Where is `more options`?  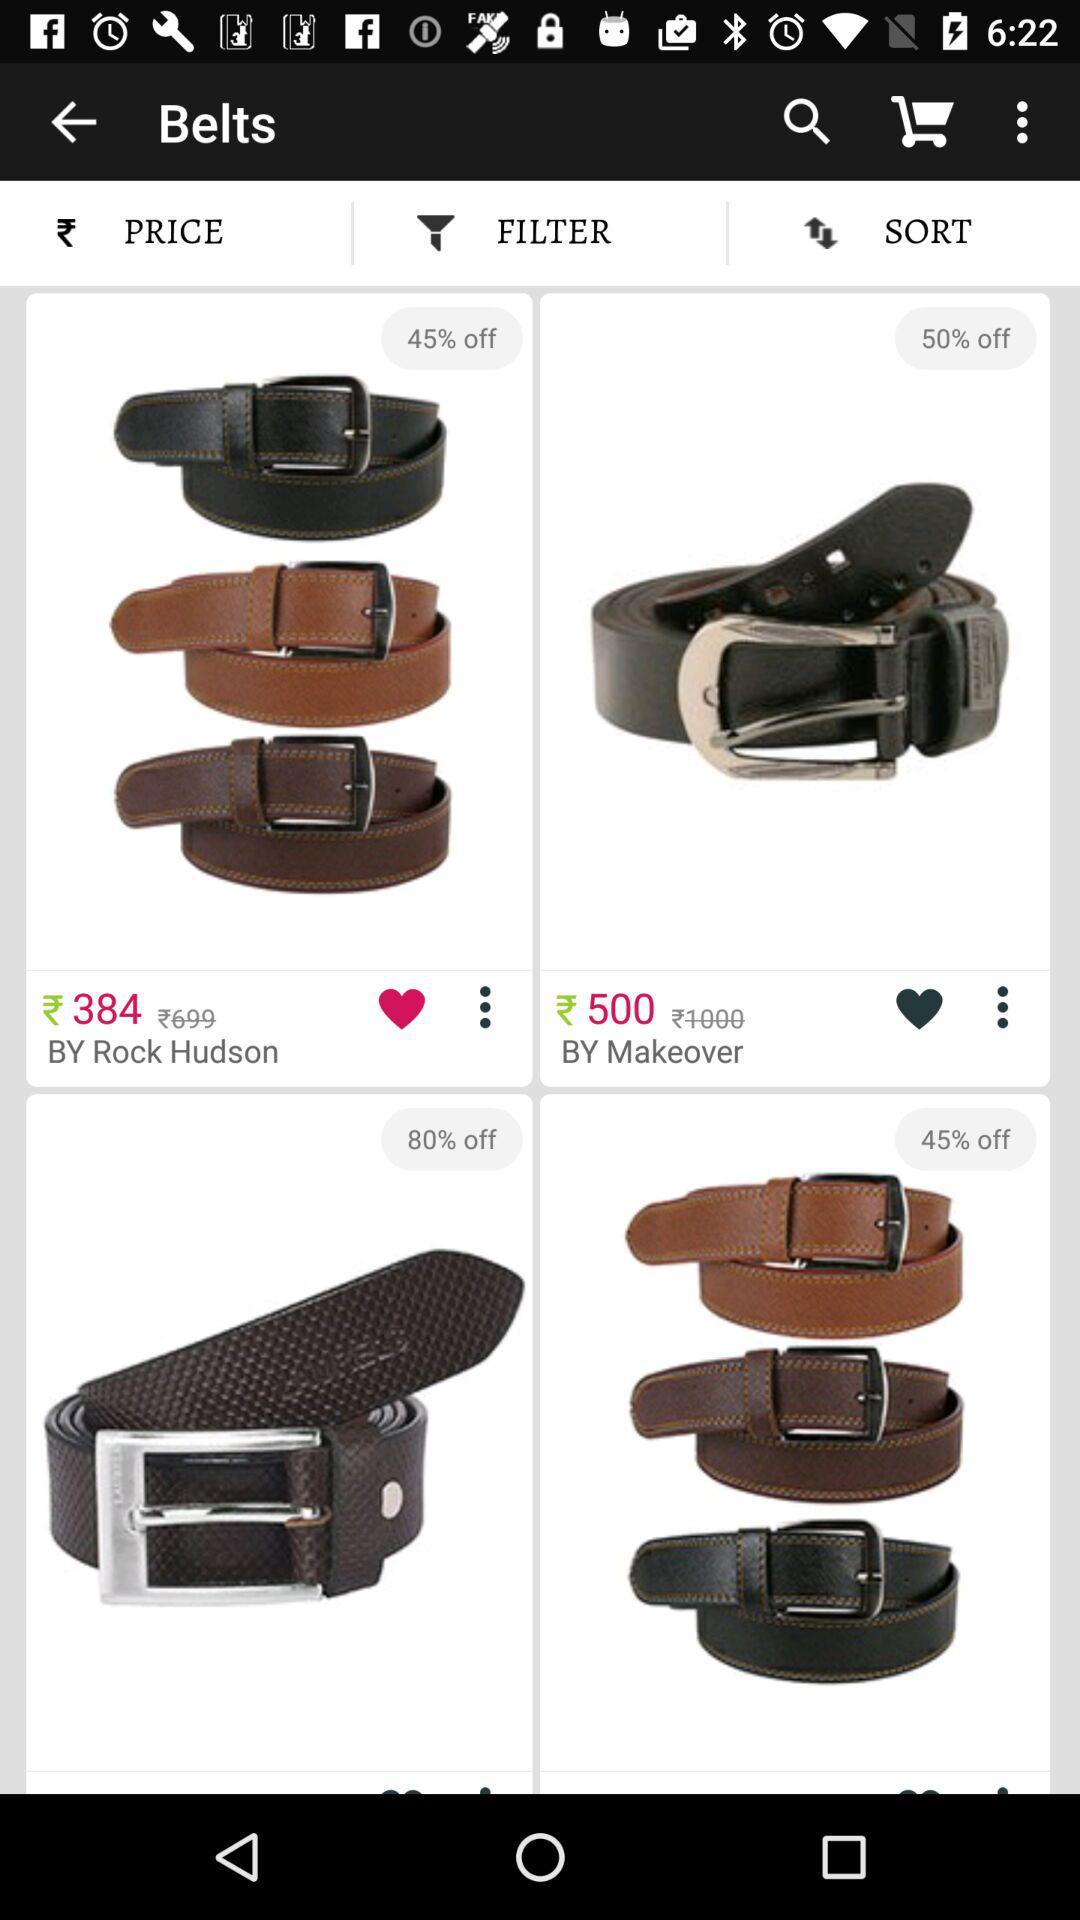
more options is located at coordinates (493, 1007).